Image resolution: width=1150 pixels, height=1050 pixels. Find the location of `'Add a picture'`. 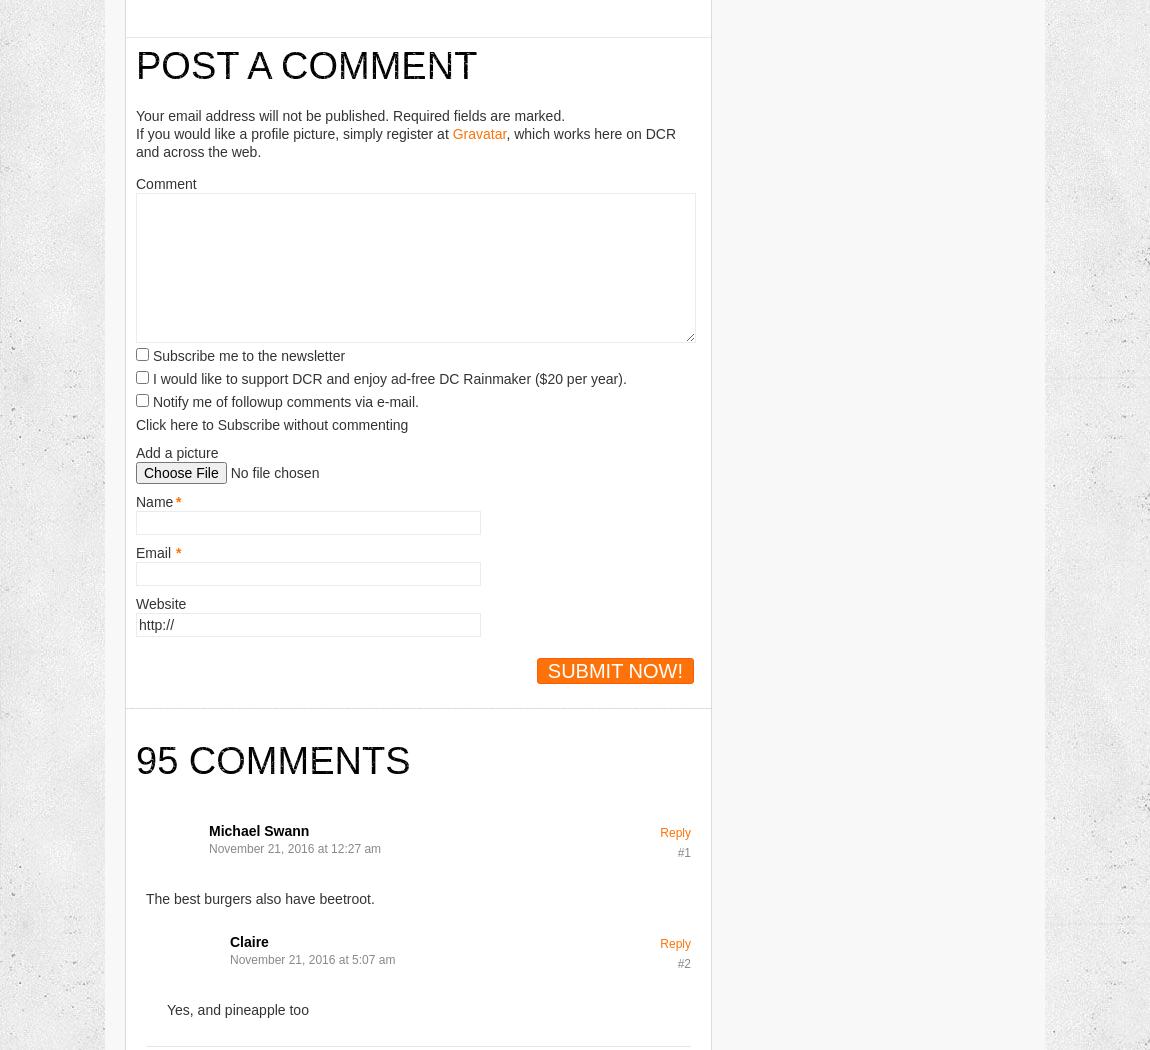

'Add a picture' is located at coordinates (175, 452).